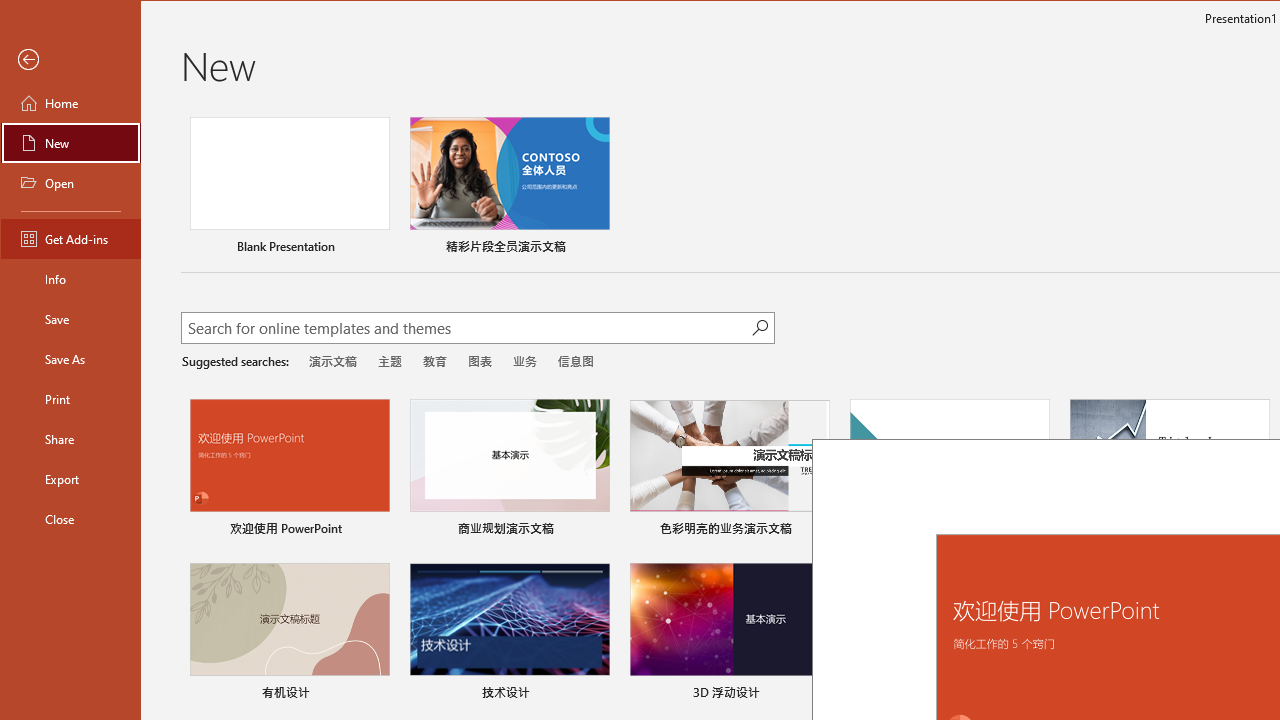 This screenshot has height=720, width=1280. Describe the element at coordinates (71, 182) in the screenshot. I see `'Open'` at that location.